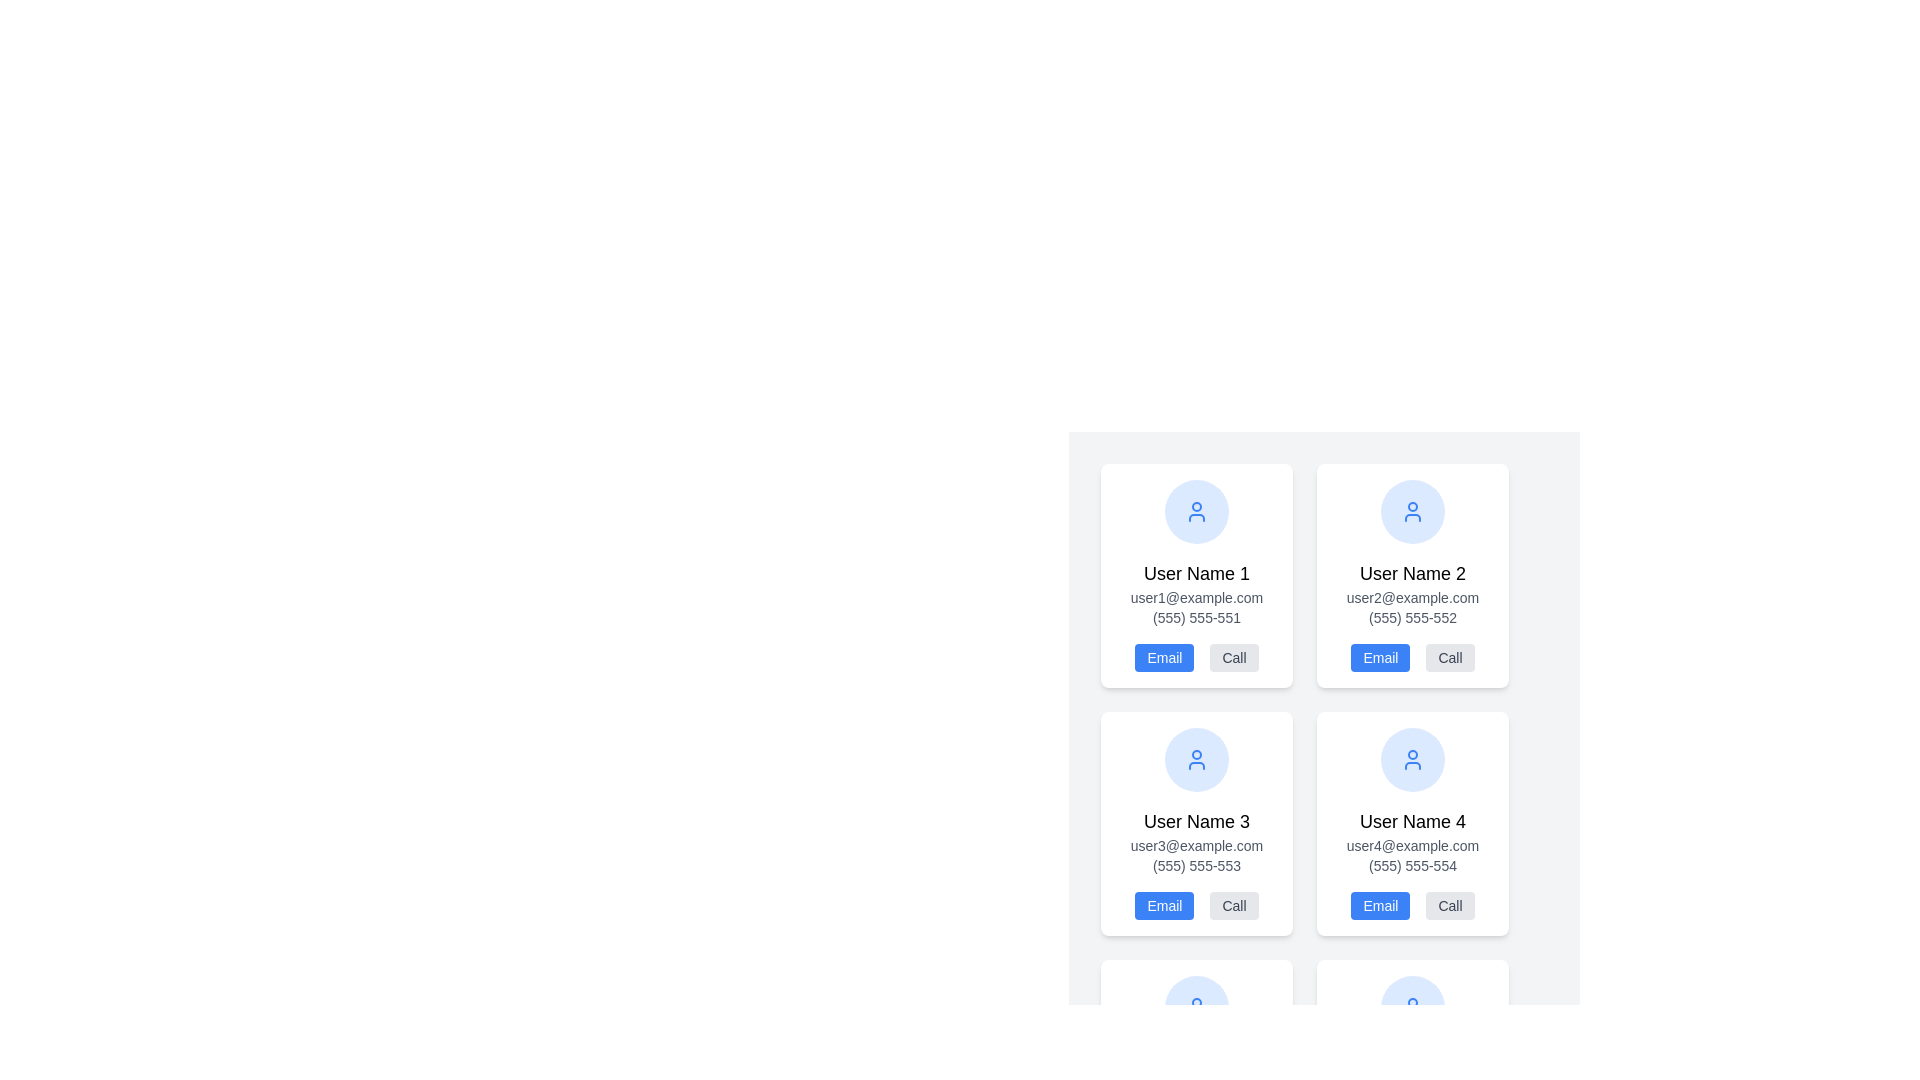  What do you see at coordinates (1196, 759) in the screenshot?
I see `circular blue user profile icon located at the top of the user details card for 'User Name 3'` at bounding box center [1196, 759].